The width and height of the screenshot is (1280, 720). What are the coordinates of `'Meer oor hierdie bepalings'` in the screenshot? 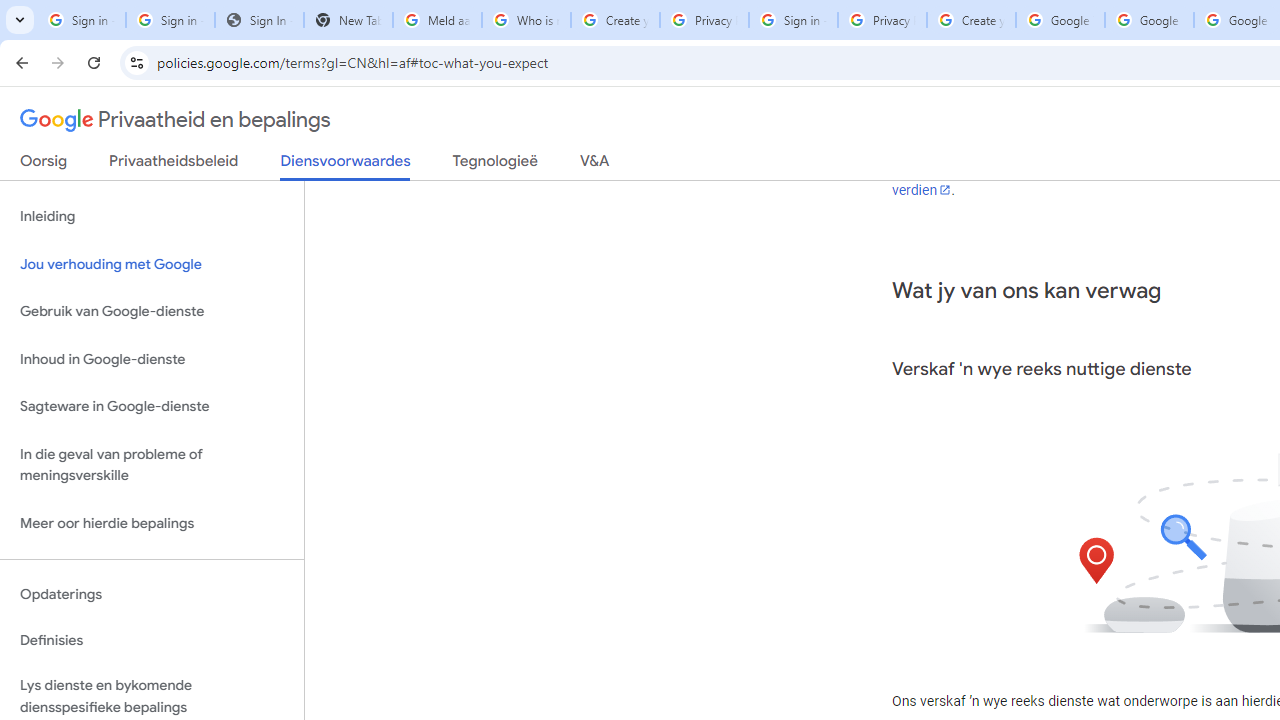 It's located at (151, 522).